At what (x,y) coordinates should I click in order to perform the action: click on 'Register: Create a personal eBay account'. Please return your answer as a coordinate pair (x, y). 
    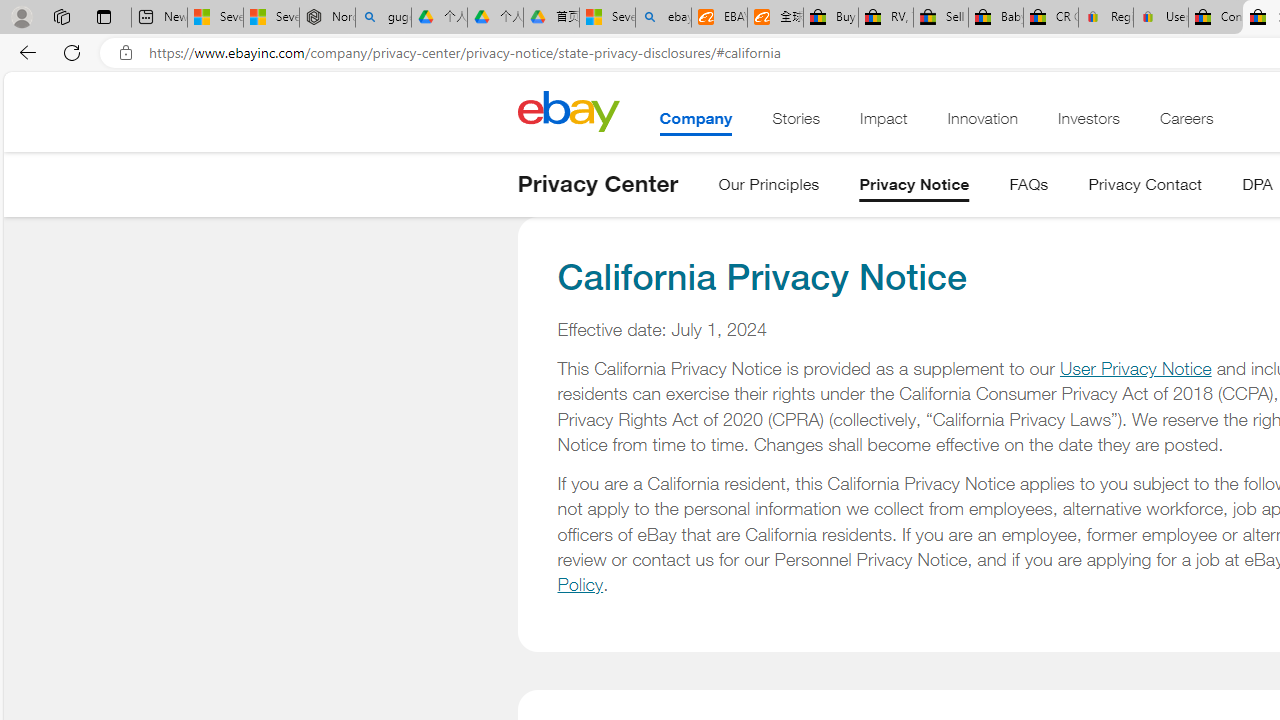
    Looking at the image, I should click on (1104, 17).